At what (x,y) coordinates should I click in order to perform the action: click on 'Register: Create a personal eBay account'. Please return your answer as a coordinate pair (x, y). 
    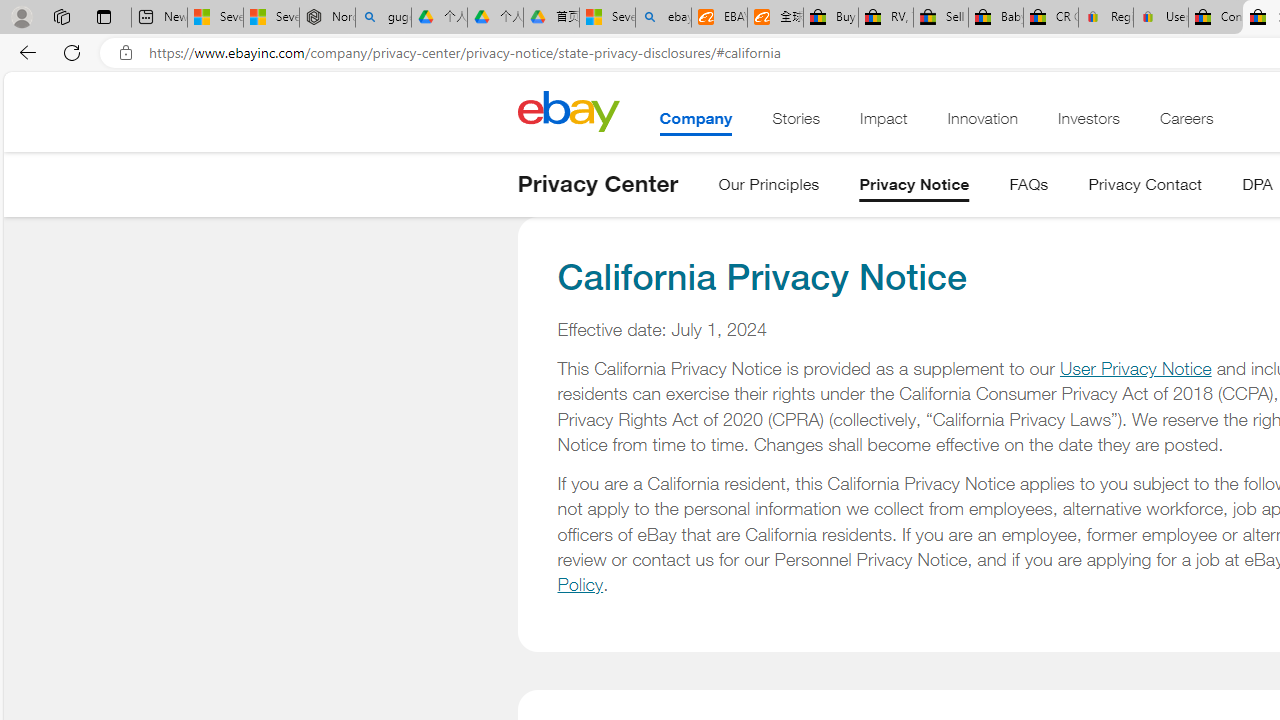
    Looking at the image, I should click on (1104, 17).